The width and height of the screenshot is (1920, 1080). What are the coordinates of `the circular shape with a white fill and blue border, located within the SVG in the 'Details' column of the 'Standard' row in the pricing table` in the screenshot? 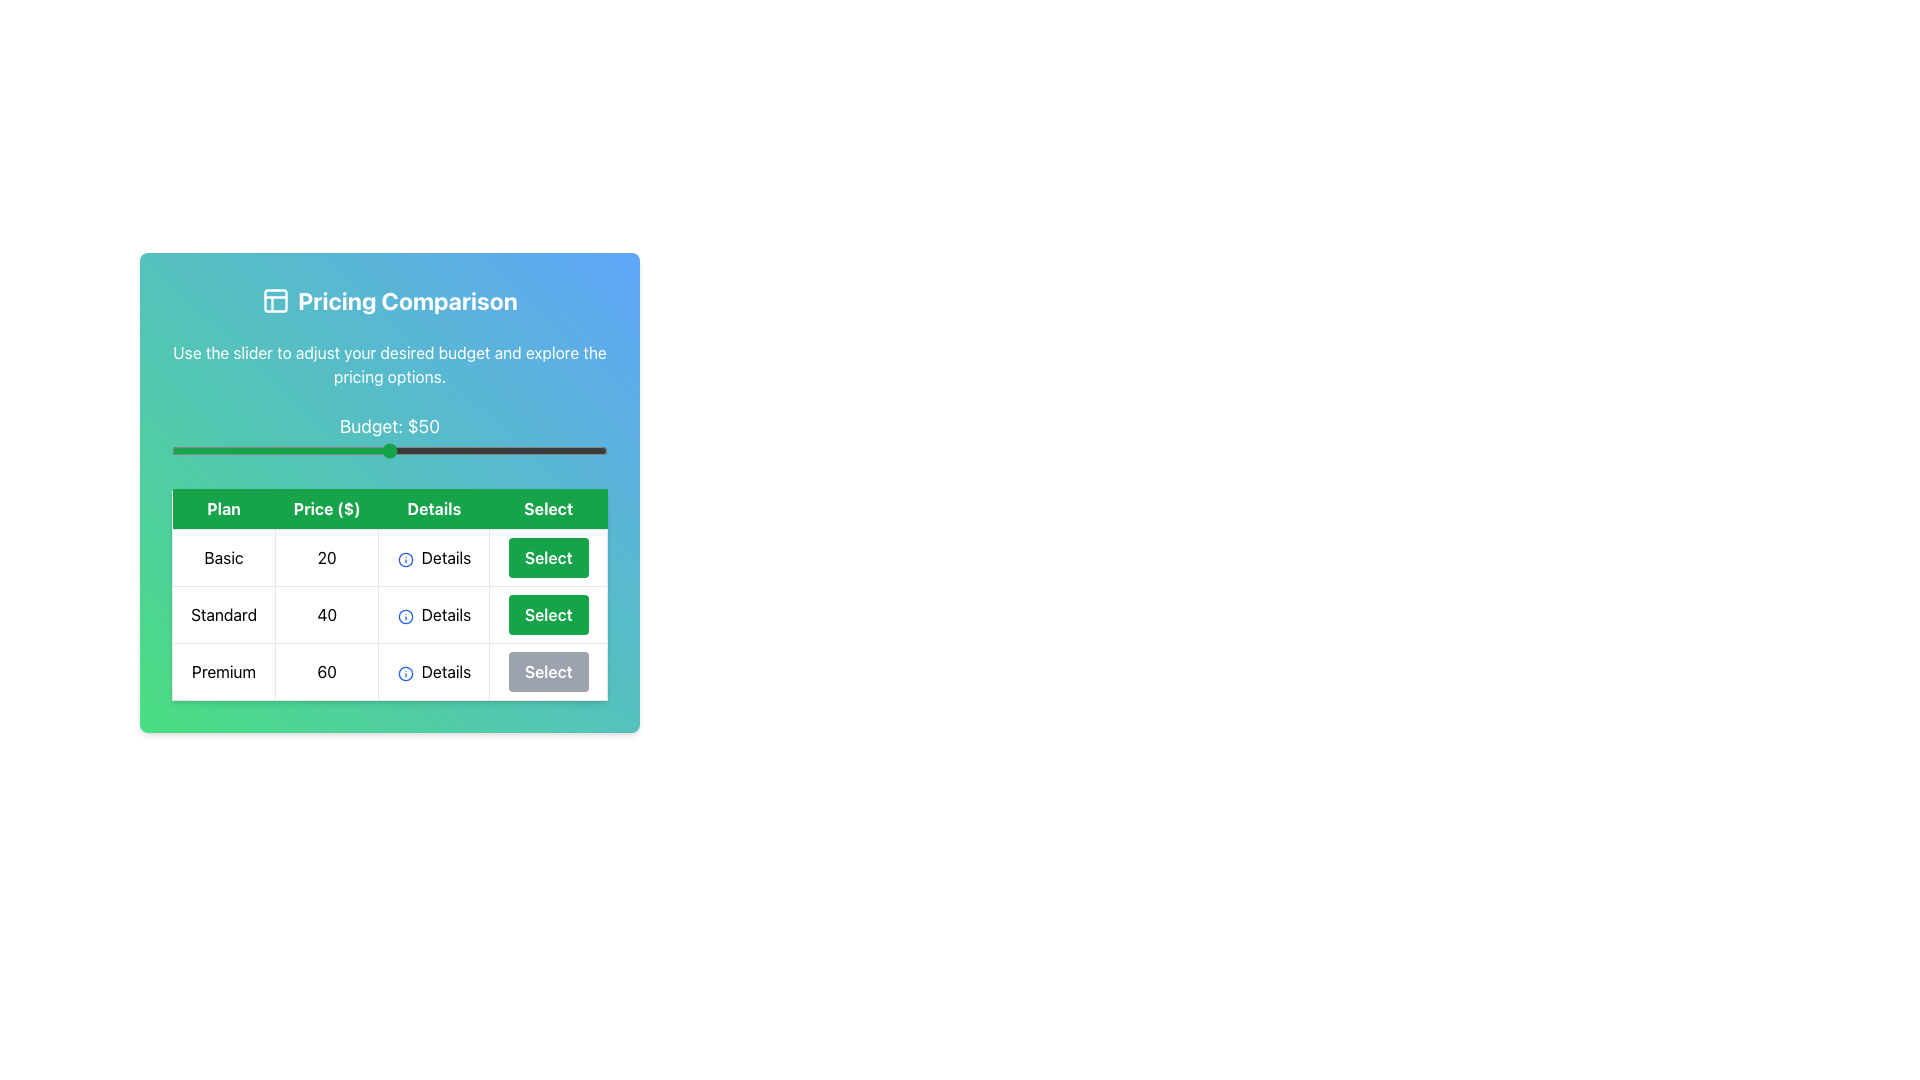 It's located at (404, 615).